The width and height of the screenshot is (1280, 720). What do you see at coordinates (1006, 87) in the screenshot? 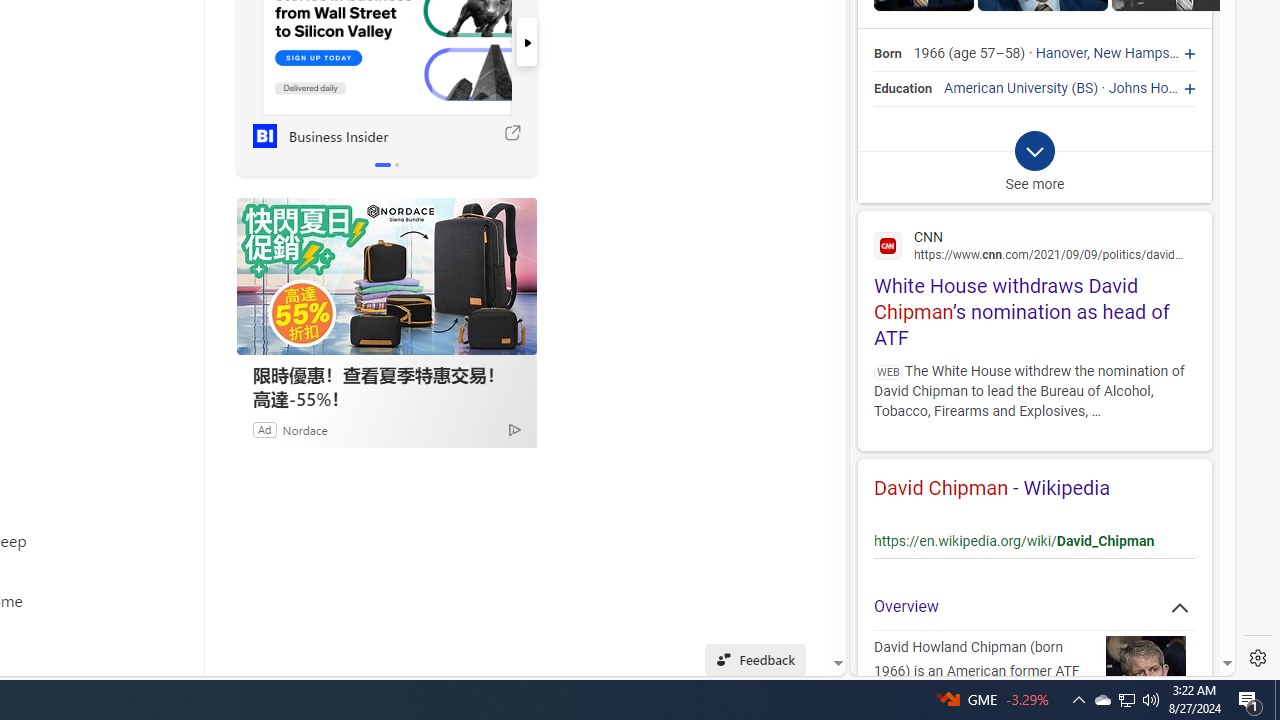
I see `'American University'` at bounding box center [1006, 87].